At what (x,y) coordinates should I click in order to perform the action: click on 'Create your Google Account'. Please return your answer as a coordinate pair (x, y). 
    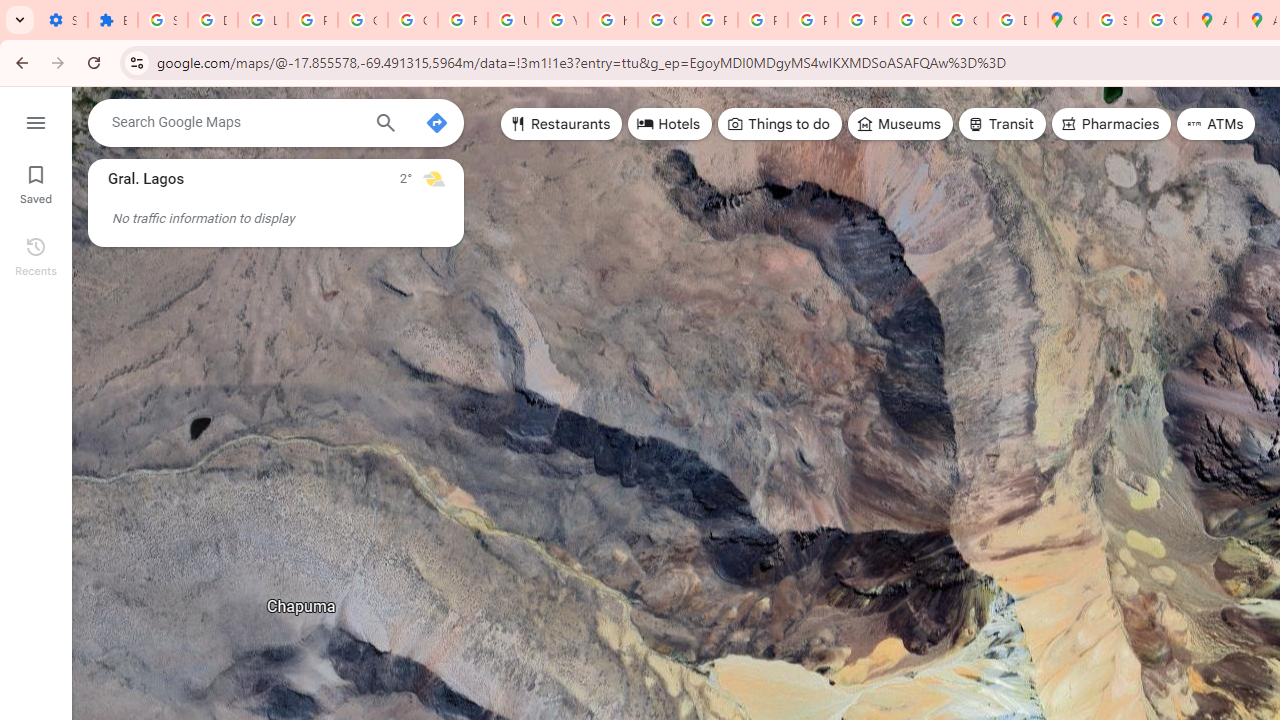
    Looking at the image, I should click on (1162, 20).